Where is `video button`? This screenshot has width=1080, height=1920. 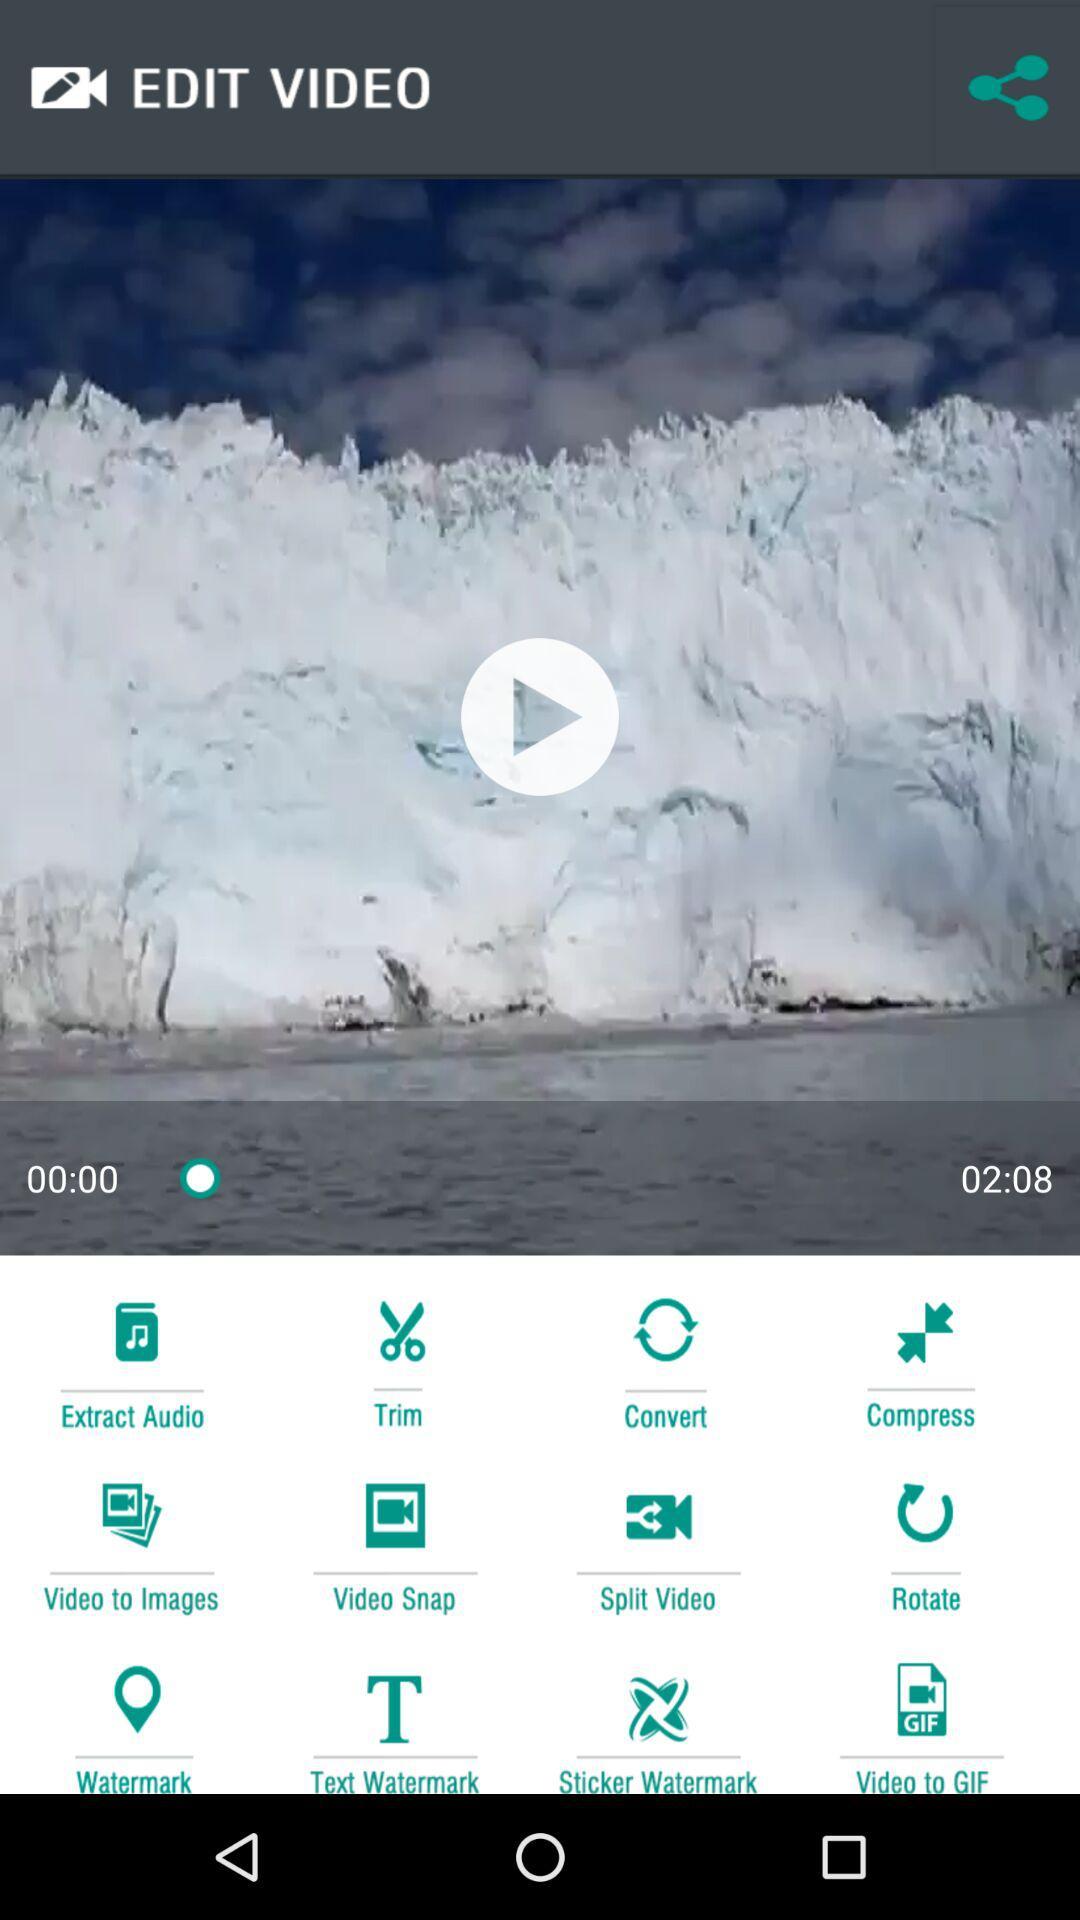 video button is located at coordinates (394, 1544).